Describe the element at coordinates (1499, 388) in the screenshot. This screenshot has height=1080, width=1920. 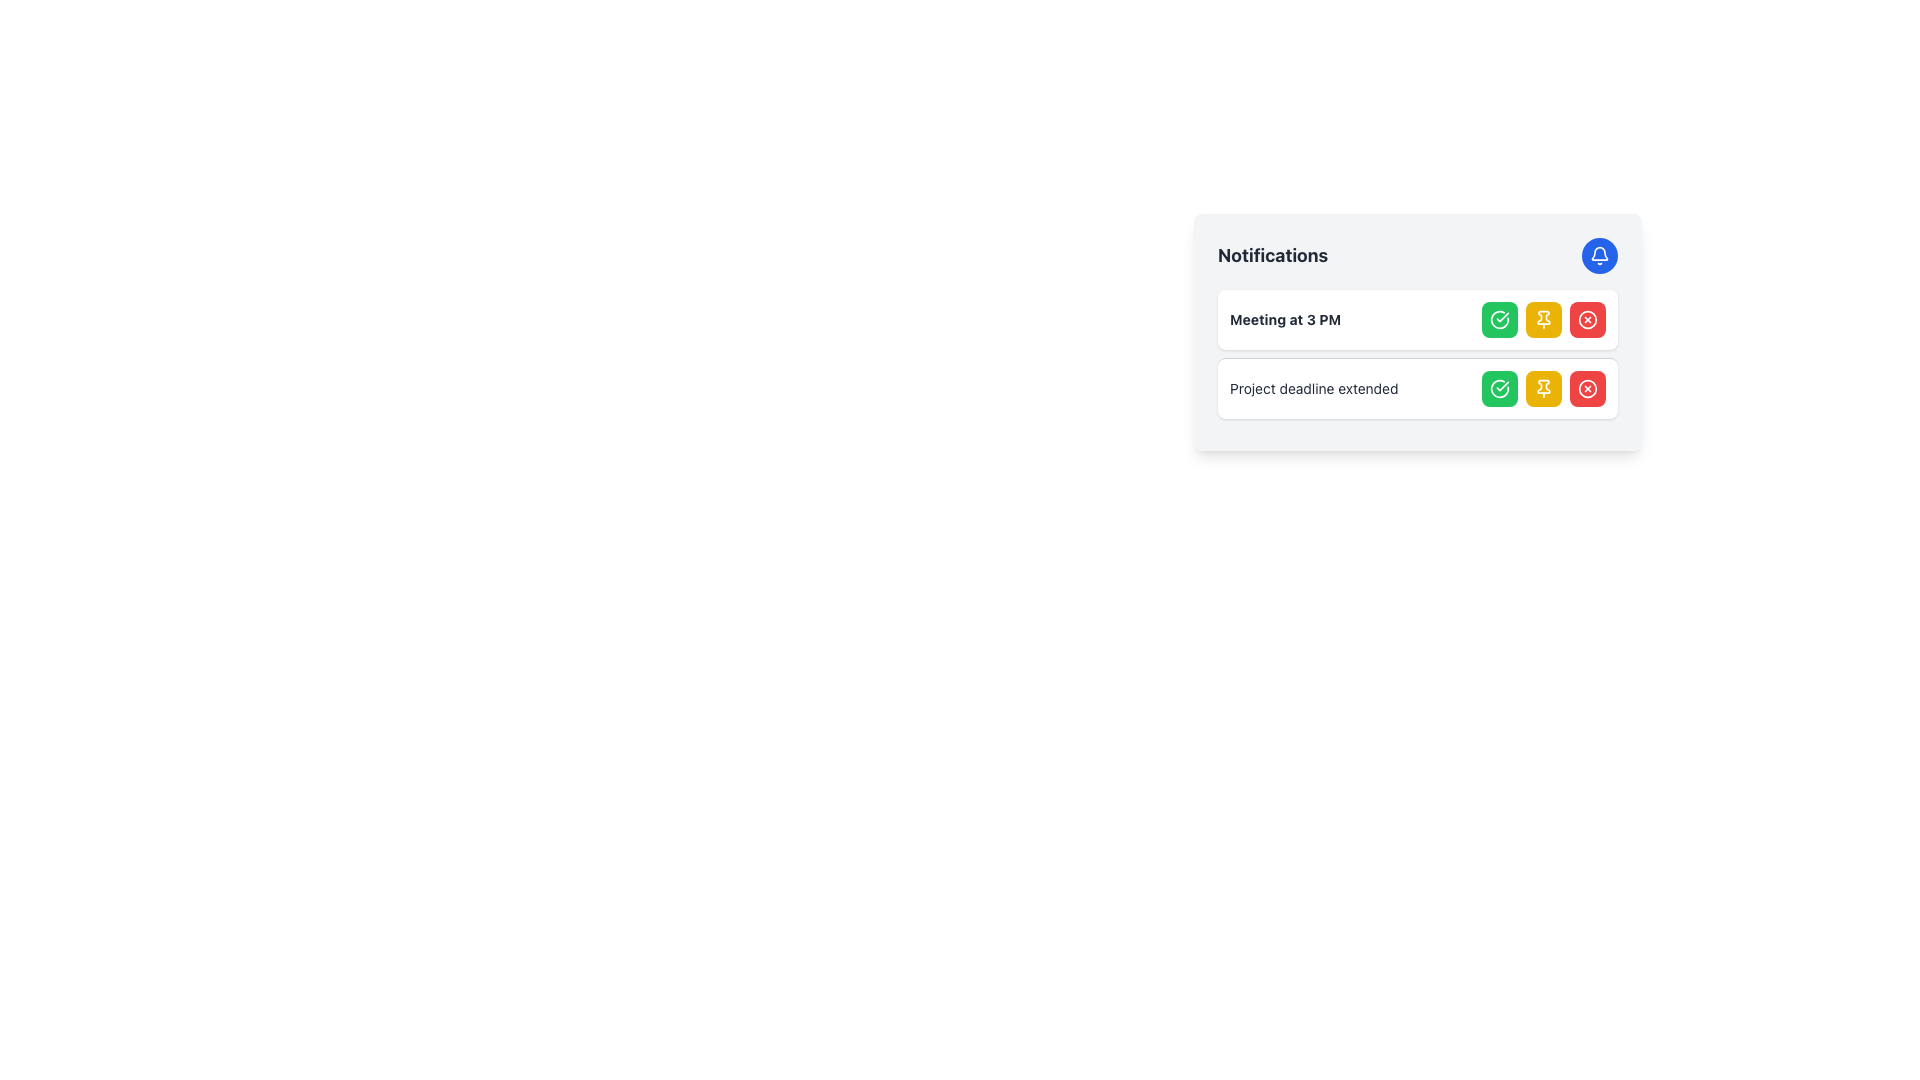
I see `the circular icon with a green checkmark representing a completed action` at that location.